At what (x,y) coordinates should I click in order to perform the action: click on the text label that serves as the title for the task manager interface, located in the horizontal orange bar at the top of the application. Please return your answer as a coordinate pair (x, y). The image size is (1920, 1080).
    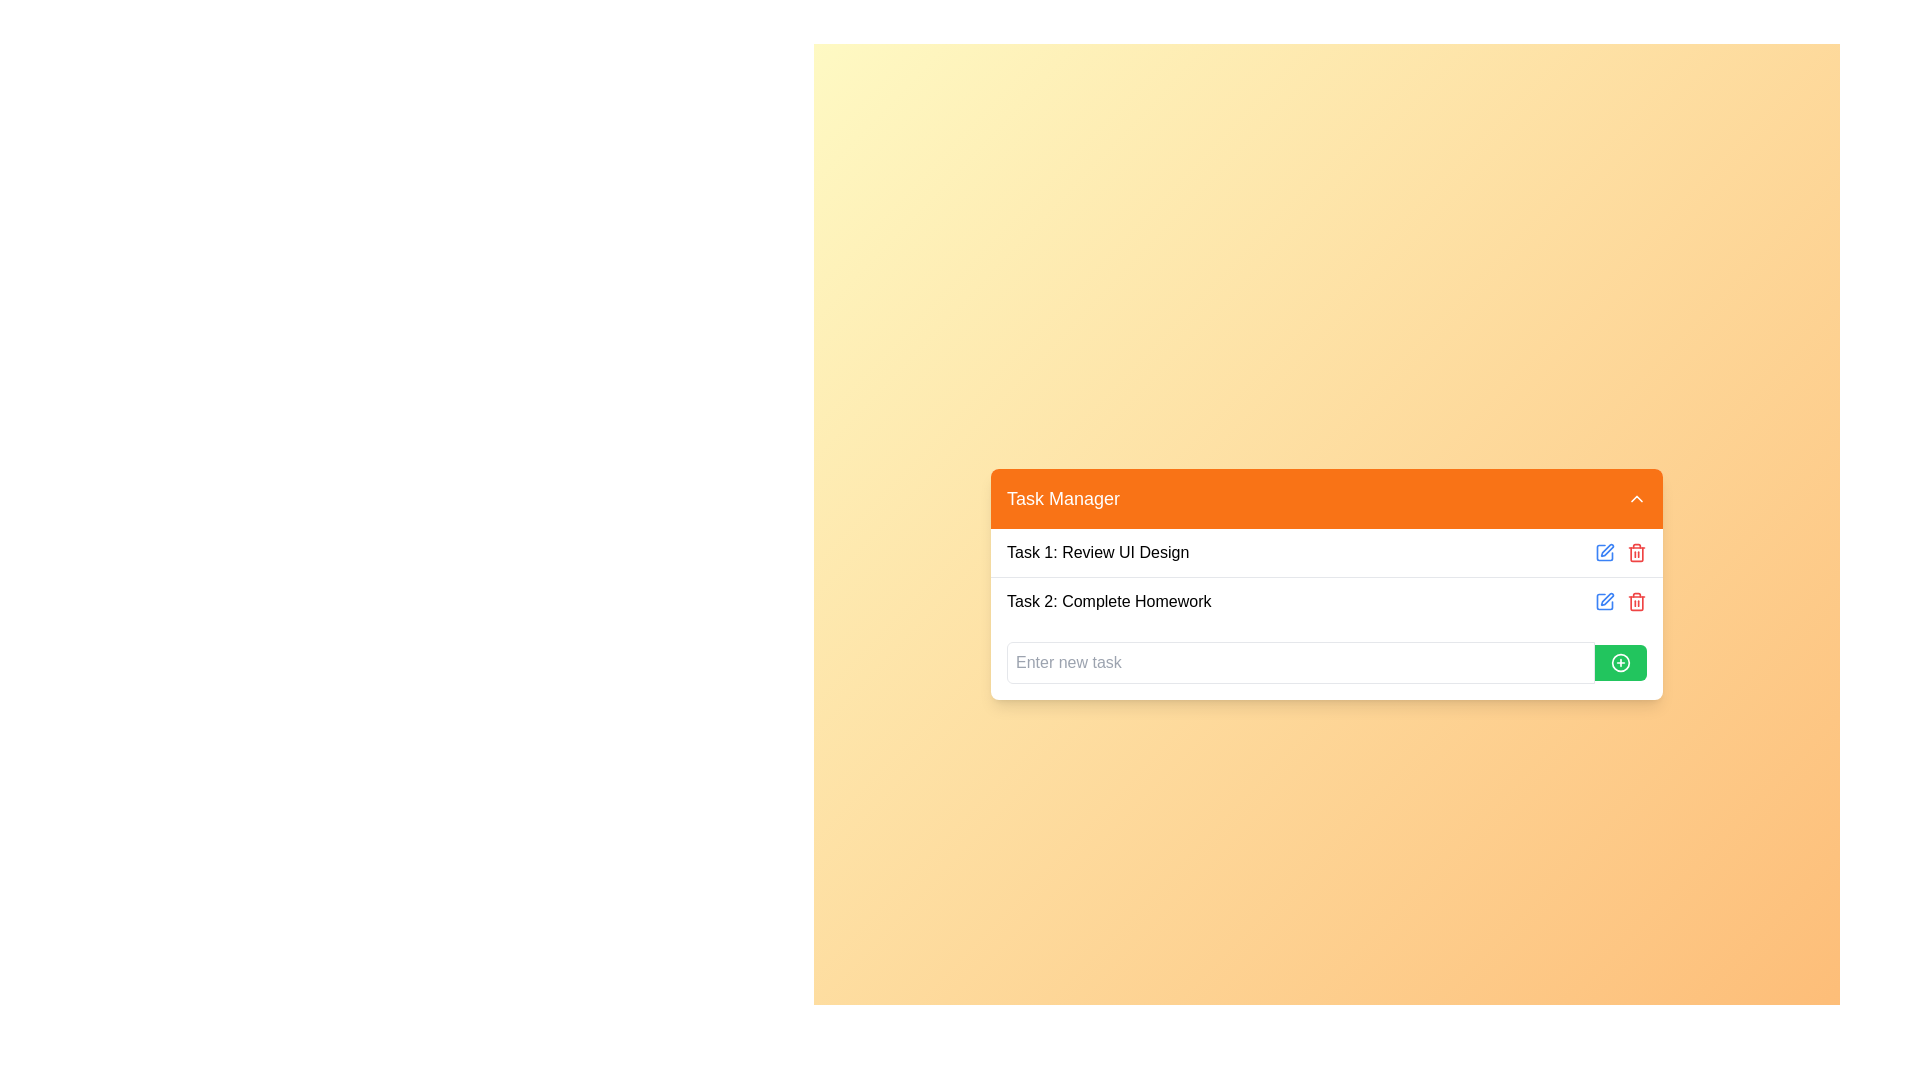
    Looking at the image, I should click on (1062, 497).